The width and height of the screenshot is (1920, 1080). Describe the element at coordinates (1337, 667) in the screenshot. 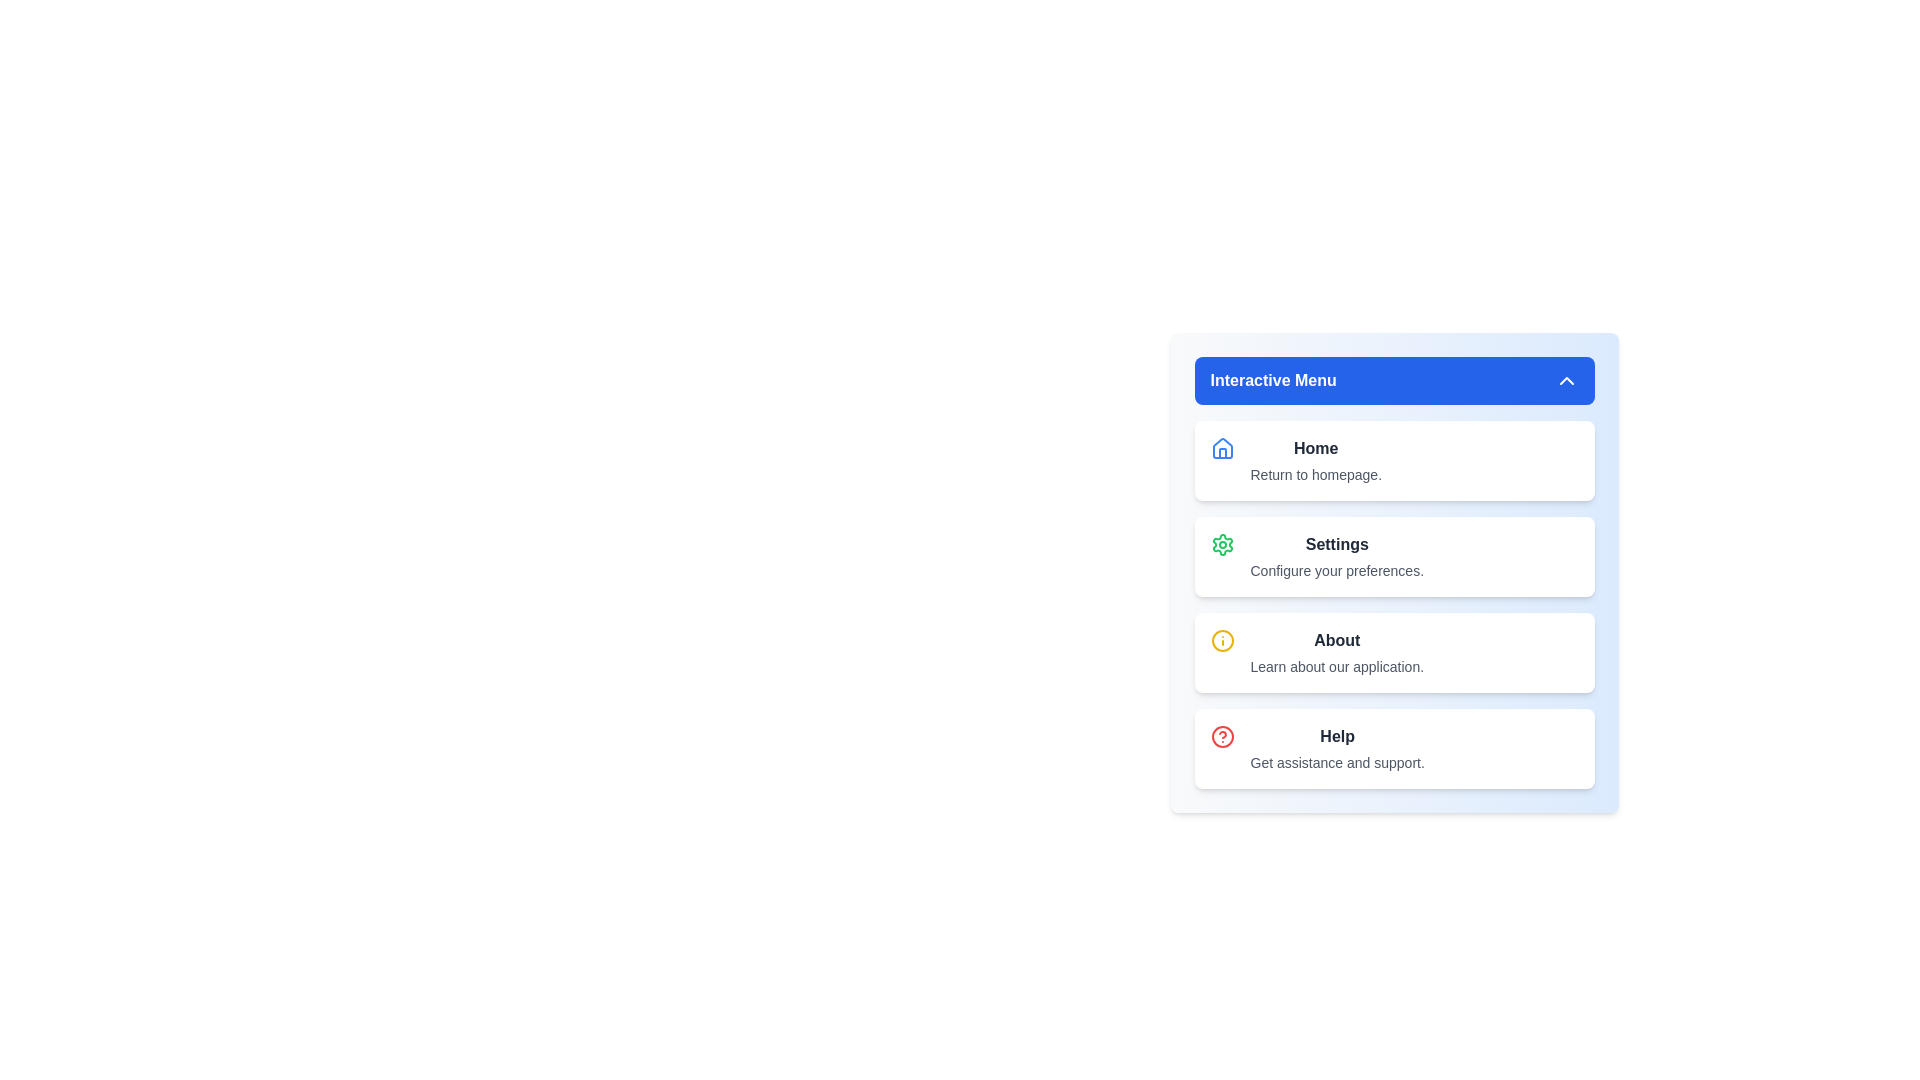

I see `the descriptive text label located directly below the 'About' heading in the third section of the vertically stacked menu` at that location.